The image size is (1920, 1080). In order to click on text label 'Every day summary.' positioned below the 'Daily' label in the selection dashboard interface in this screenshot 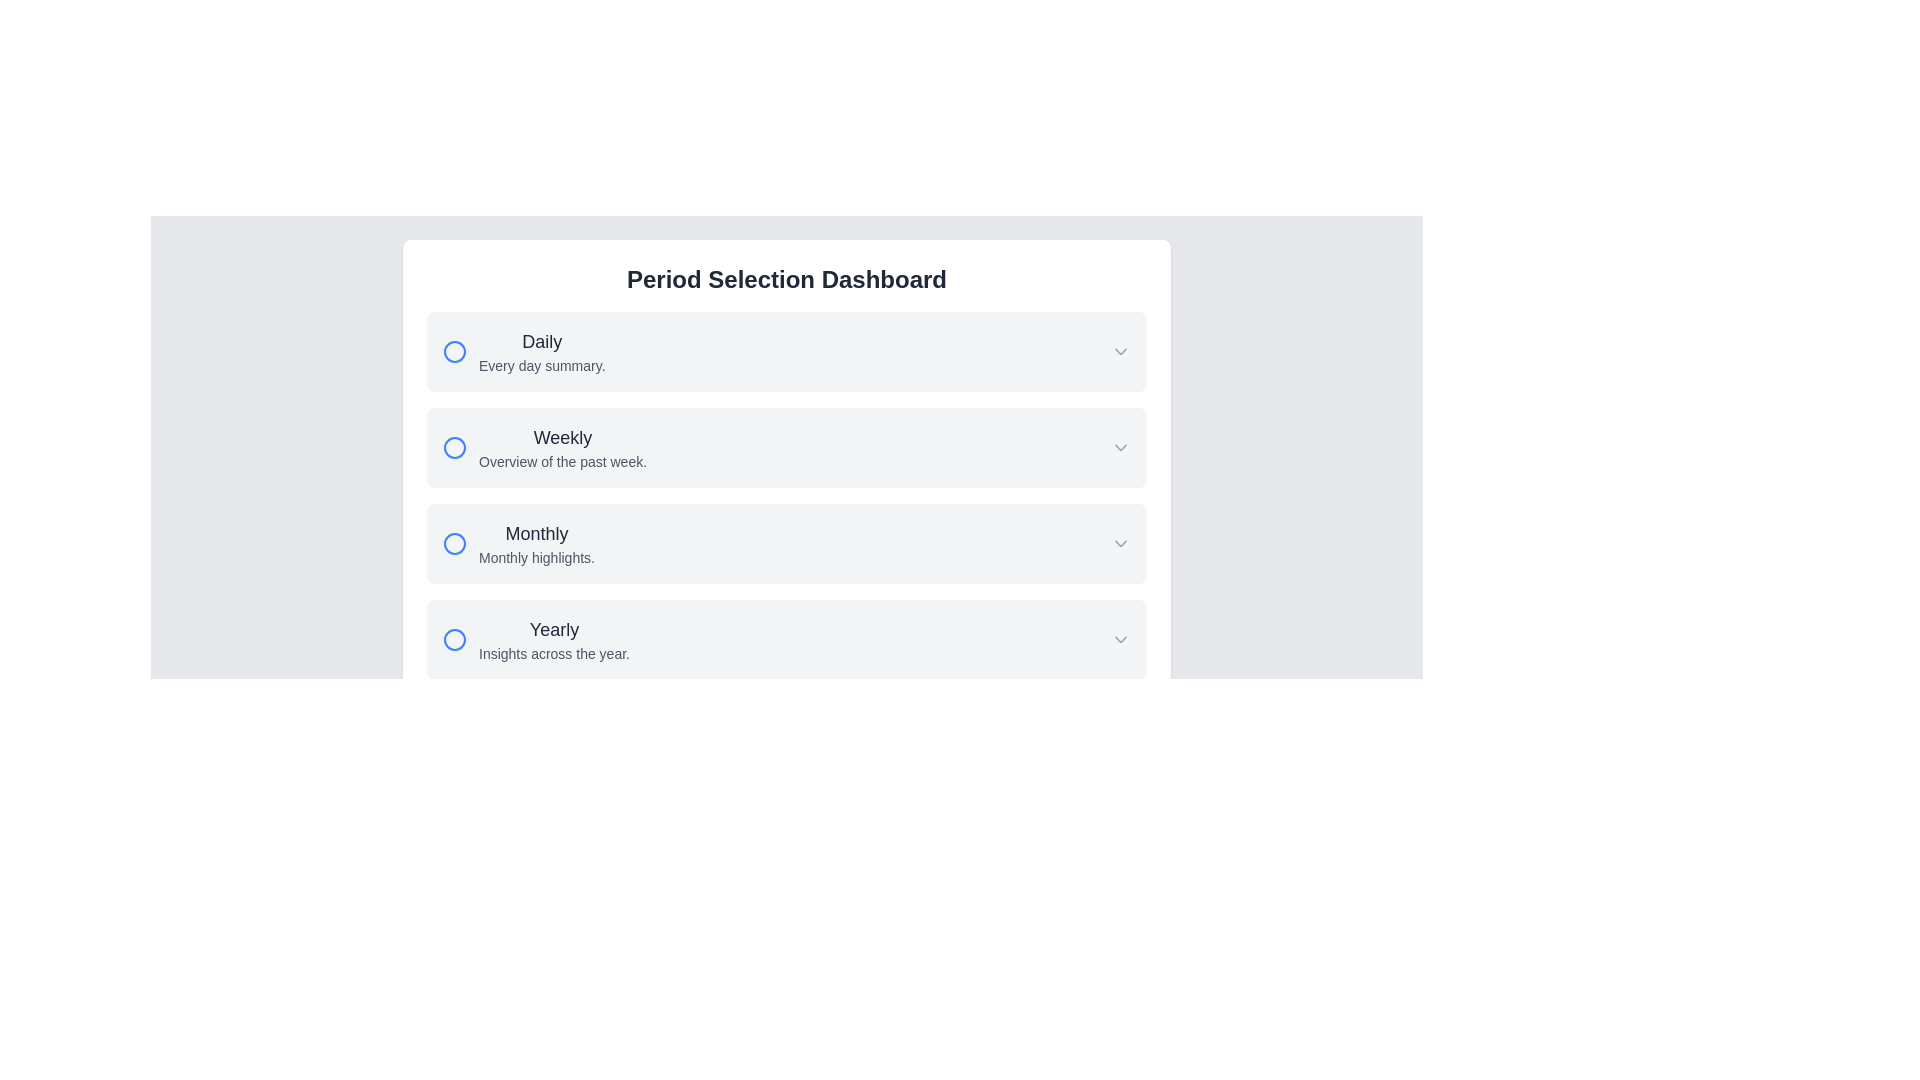, I will do `click(542, 366)`.